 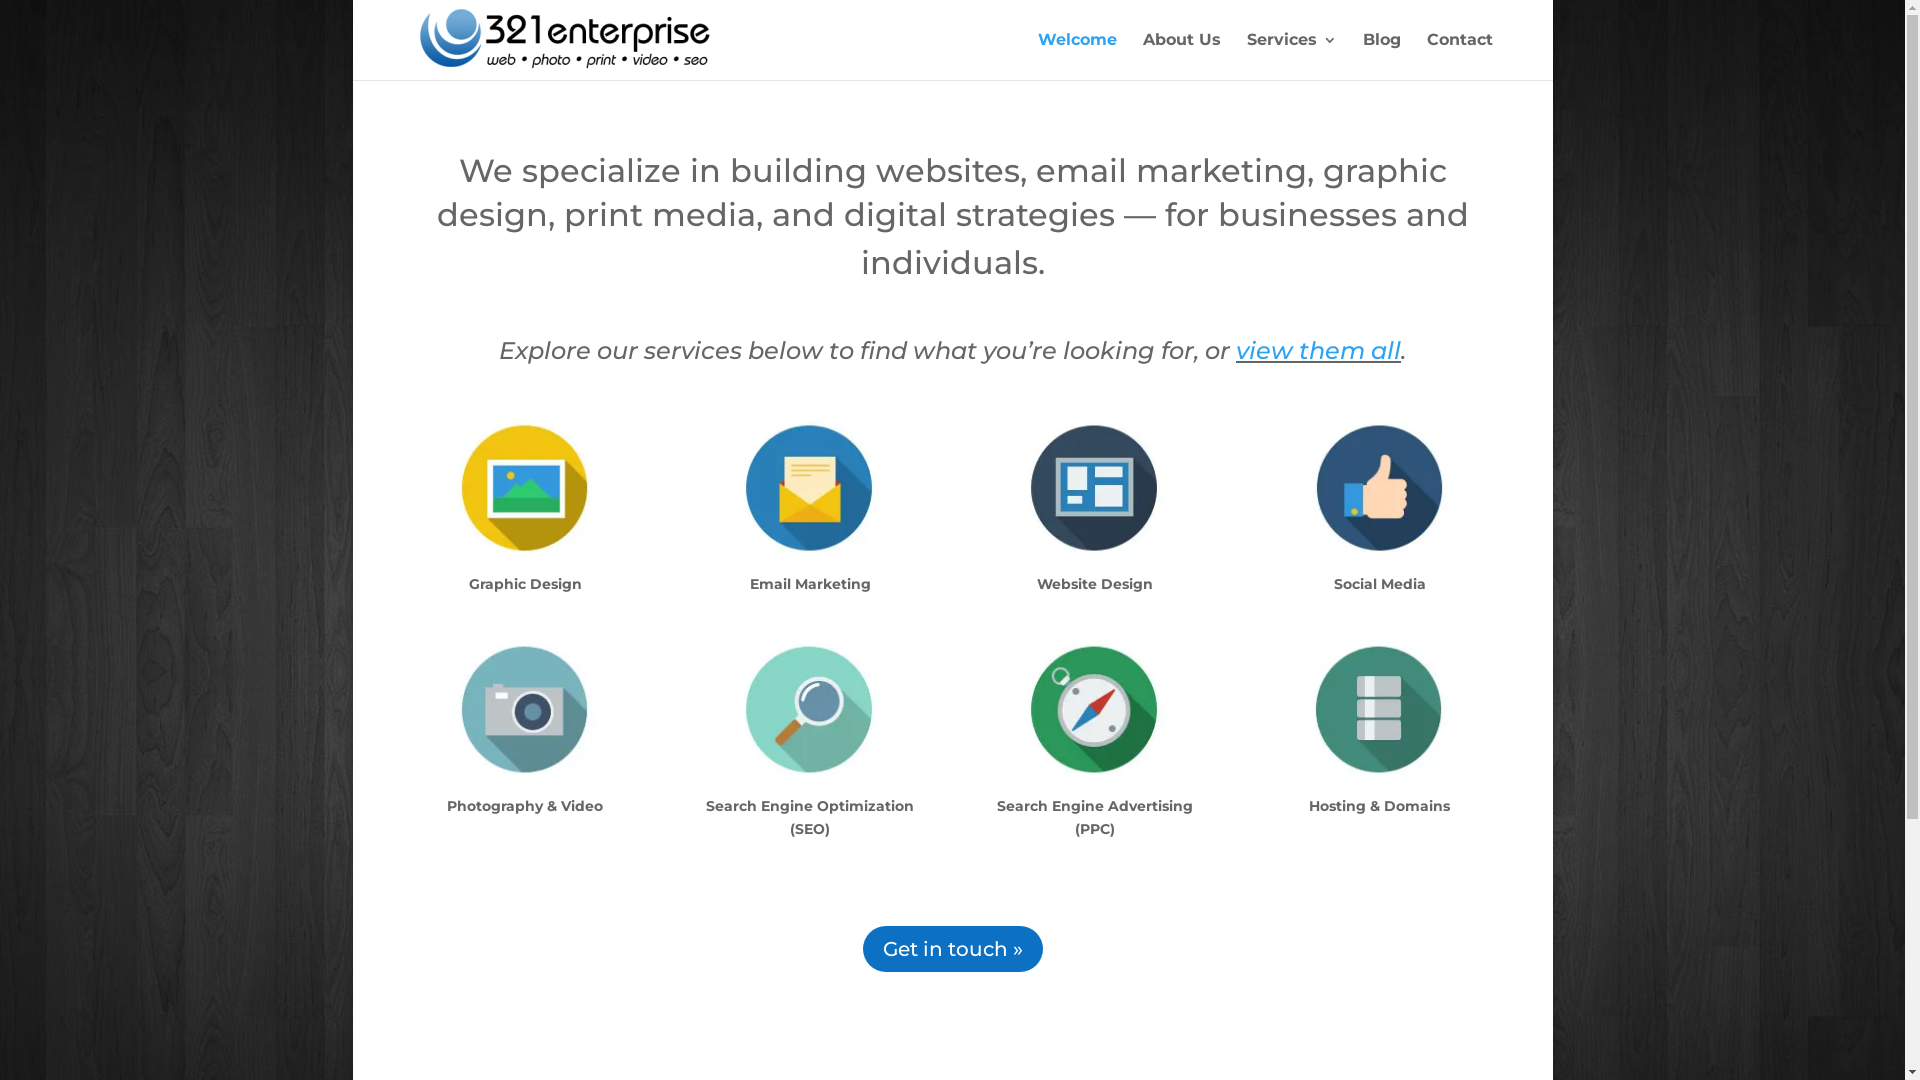 What do you see at coordinates (1378, 708) in the screenshot?
I see `'database-tout'` at bounding box center [1378, 708].